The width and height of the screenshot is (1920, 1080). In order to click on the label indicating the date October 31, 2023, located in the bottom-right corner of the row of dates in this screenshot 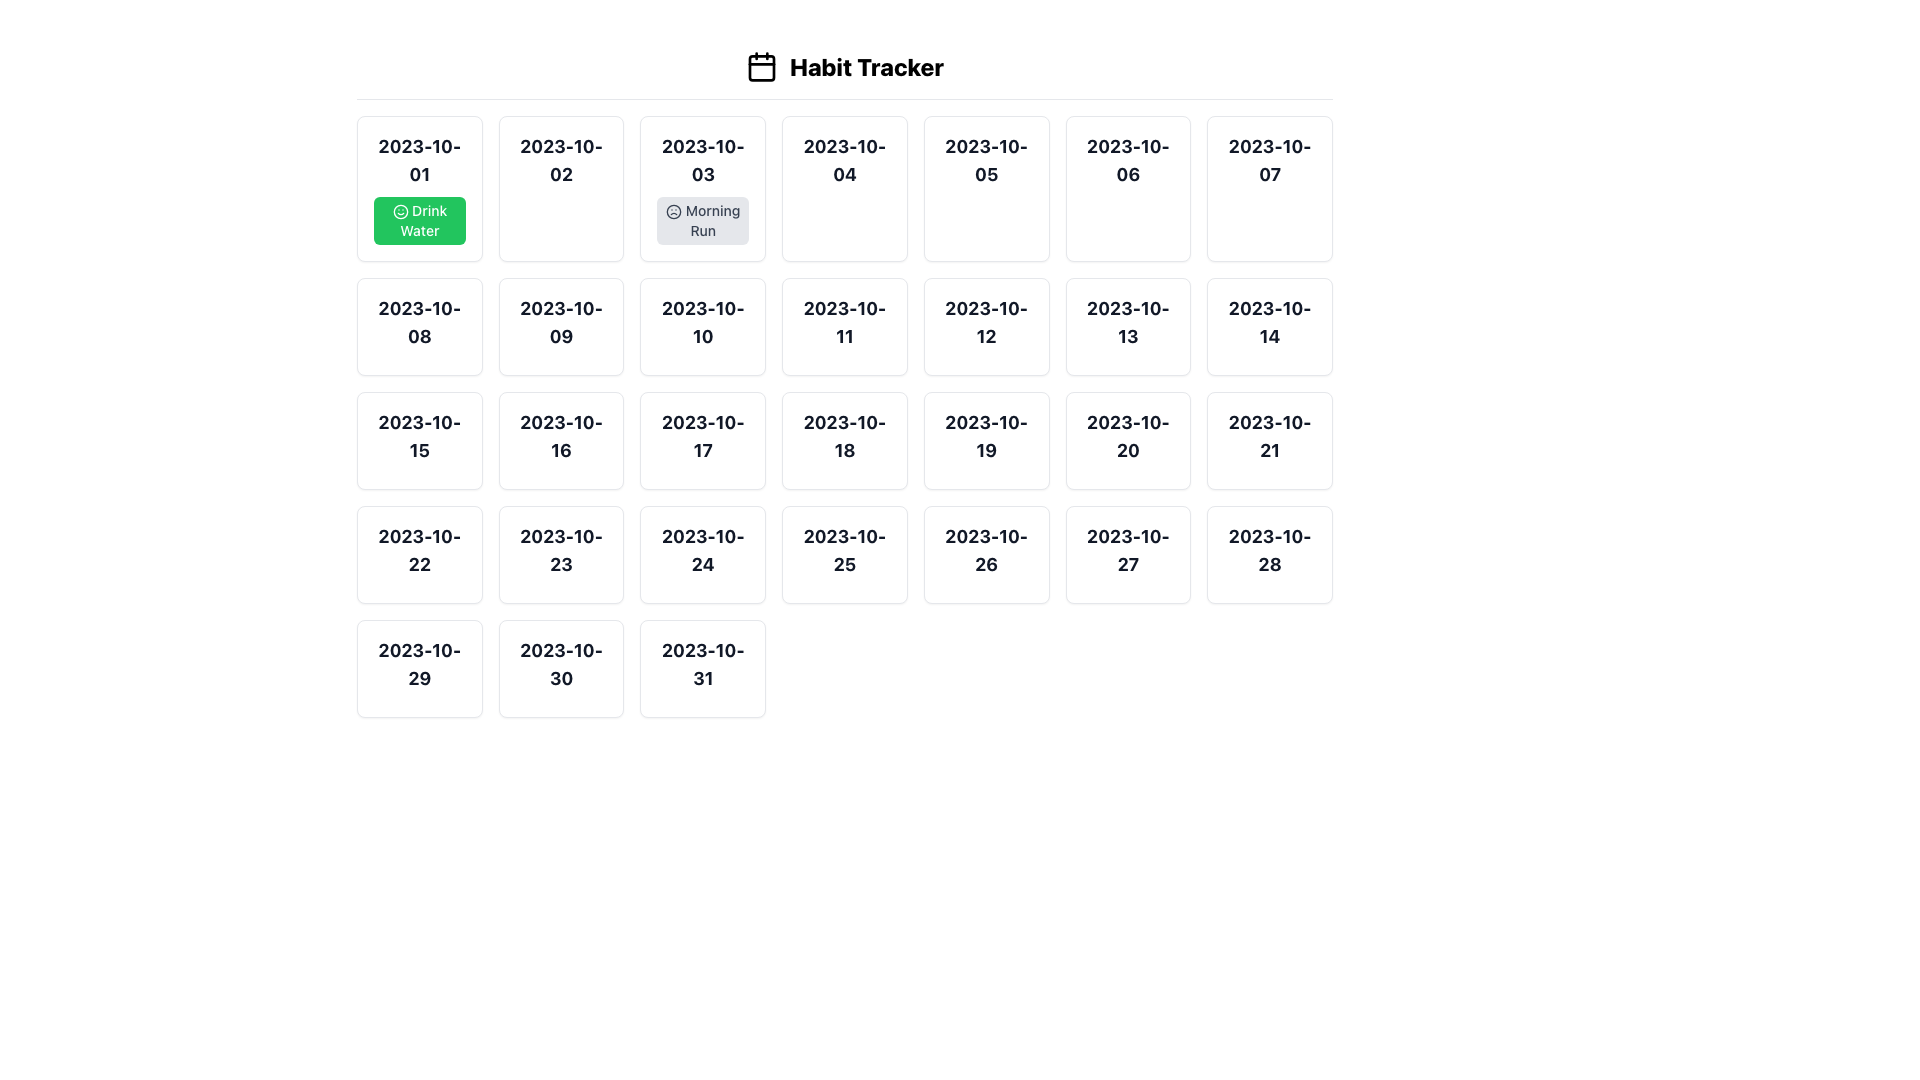, I will do `click(703, 664)`.